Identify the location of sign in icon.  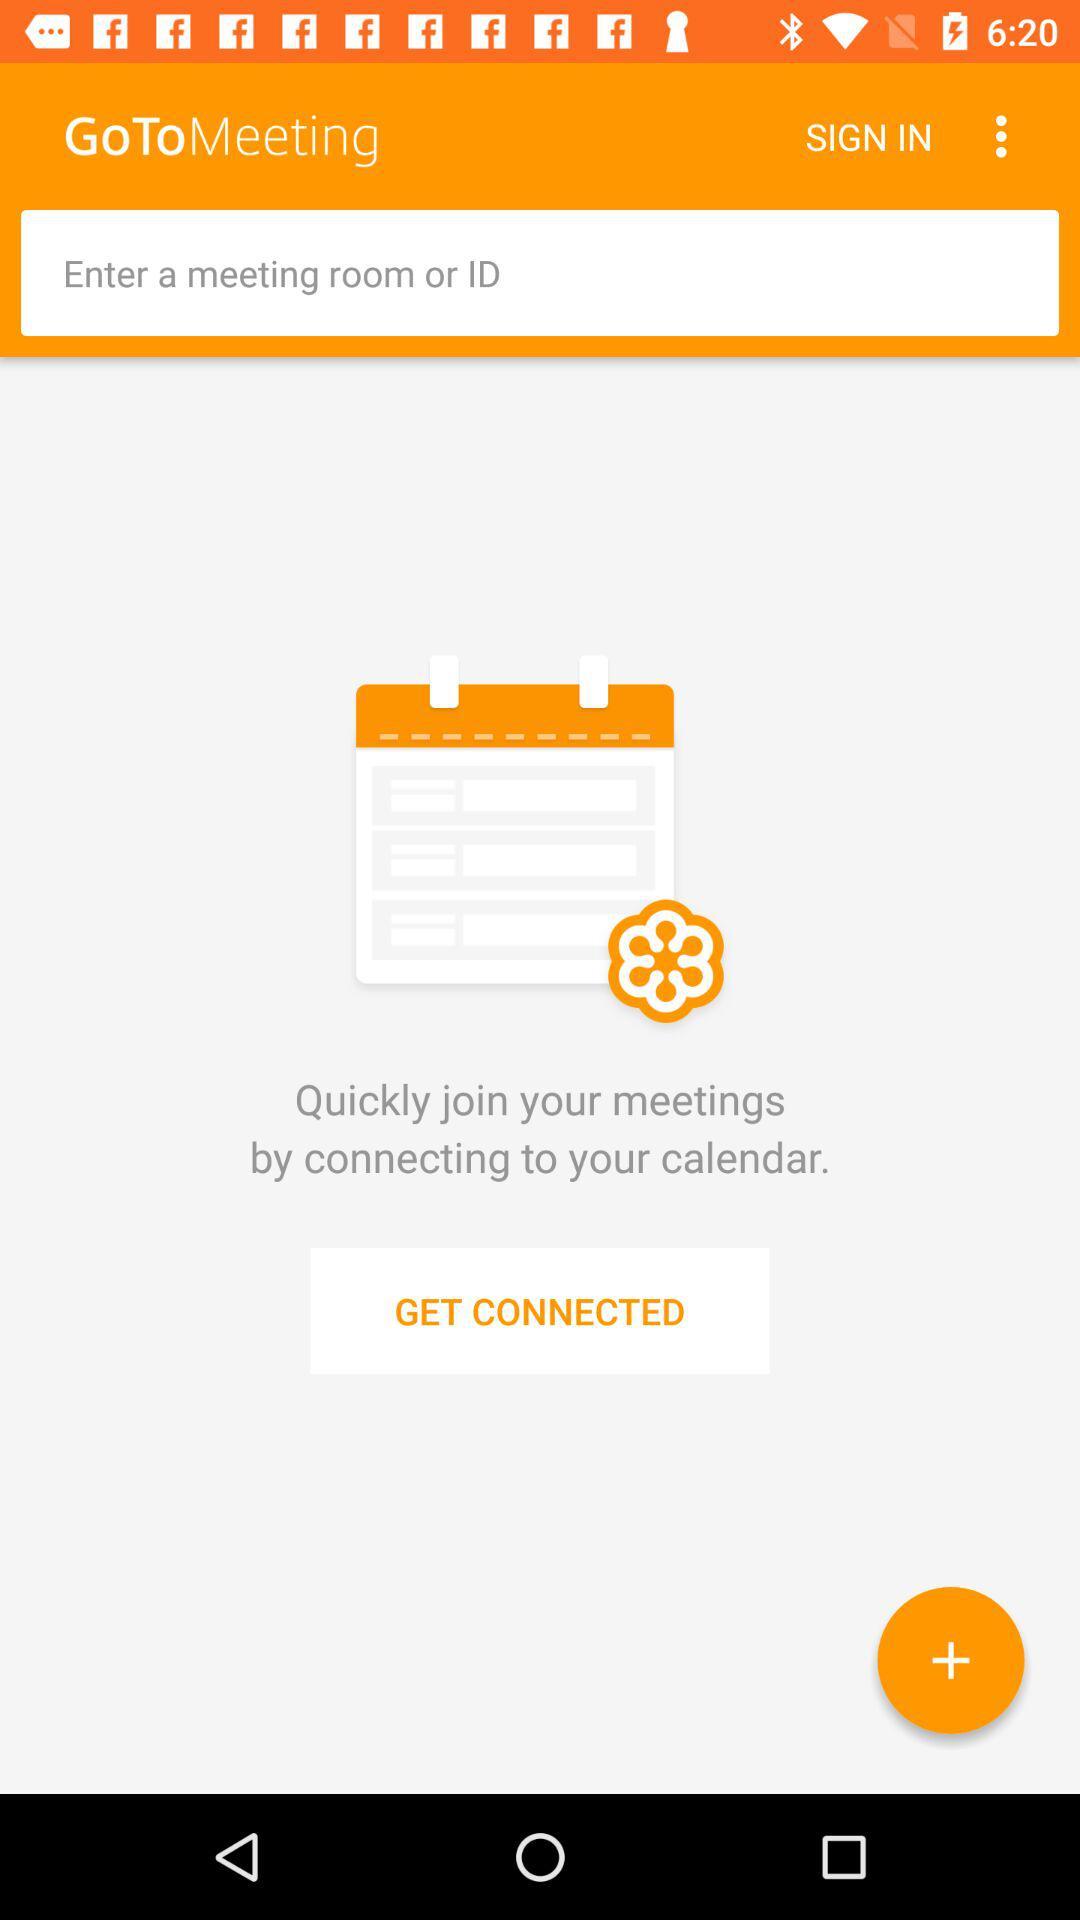
(868, 135).